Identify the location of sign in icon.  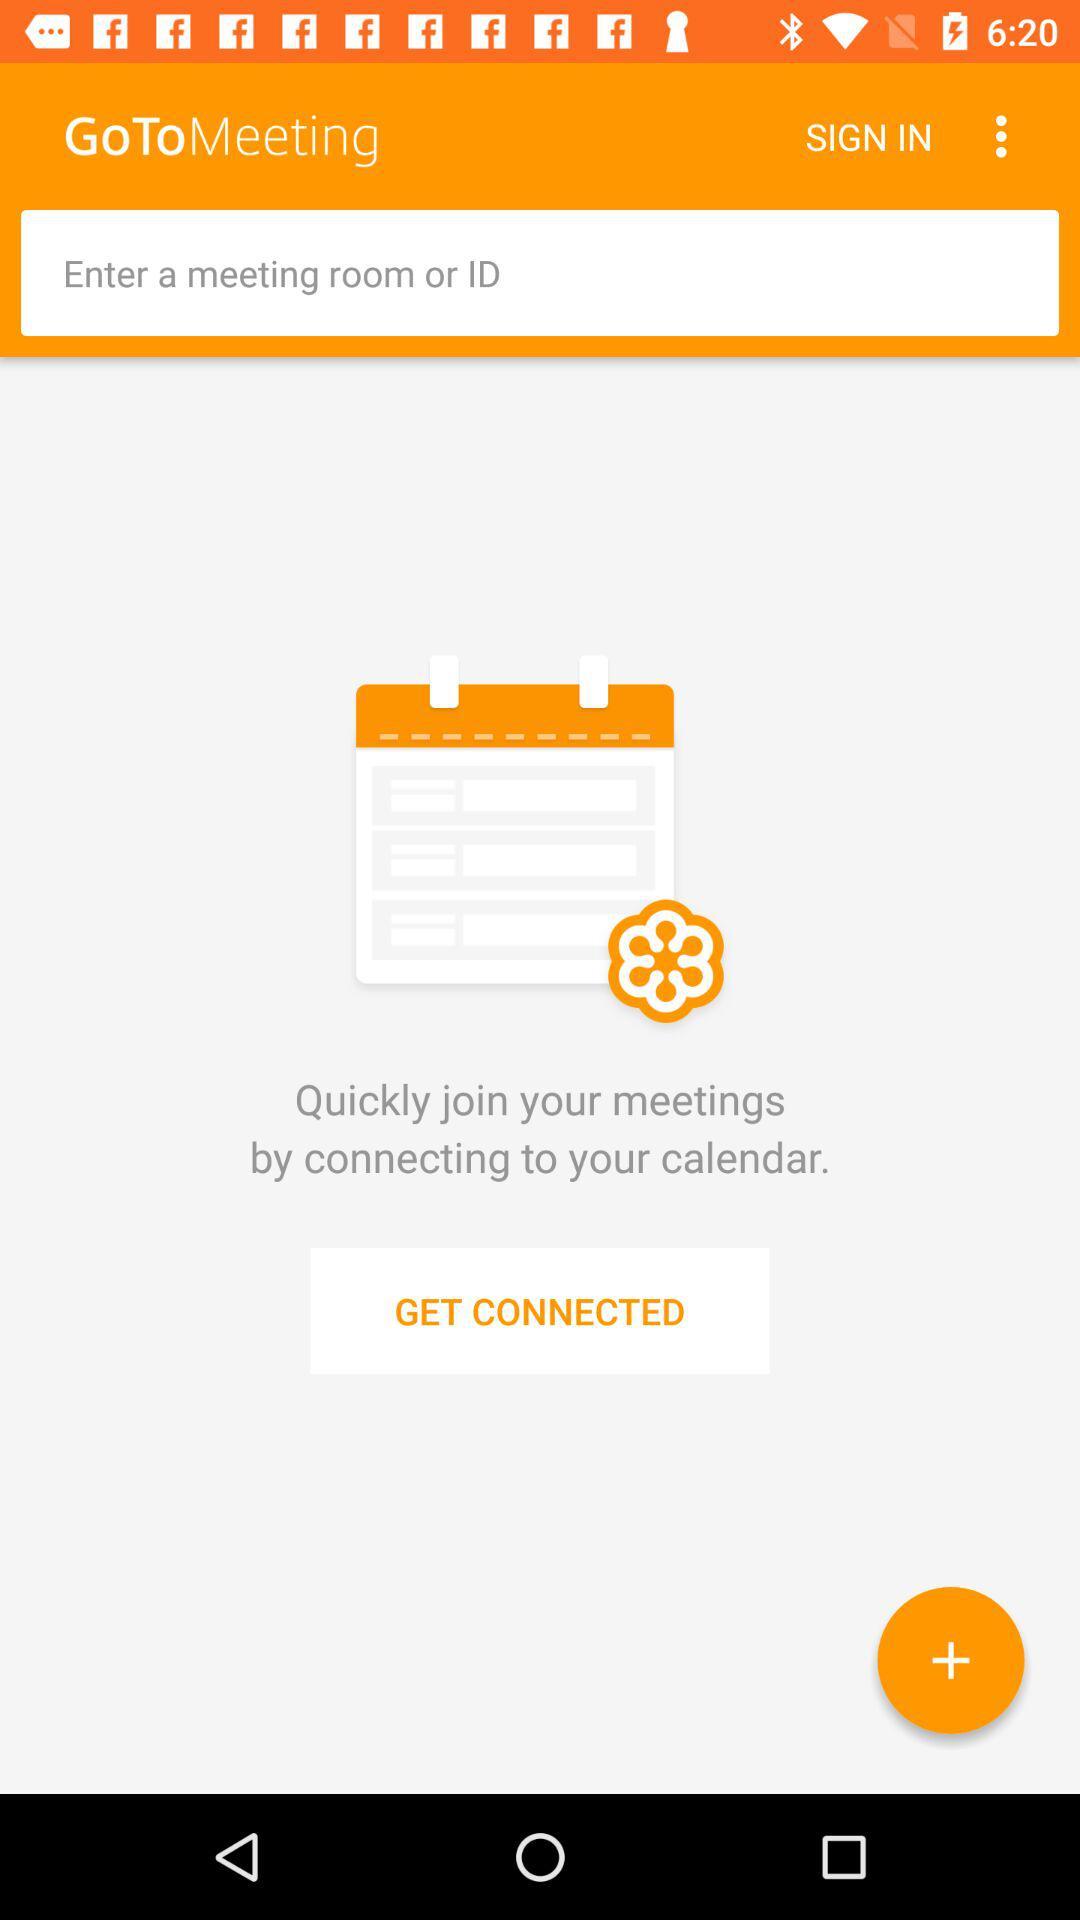
(868, 135).